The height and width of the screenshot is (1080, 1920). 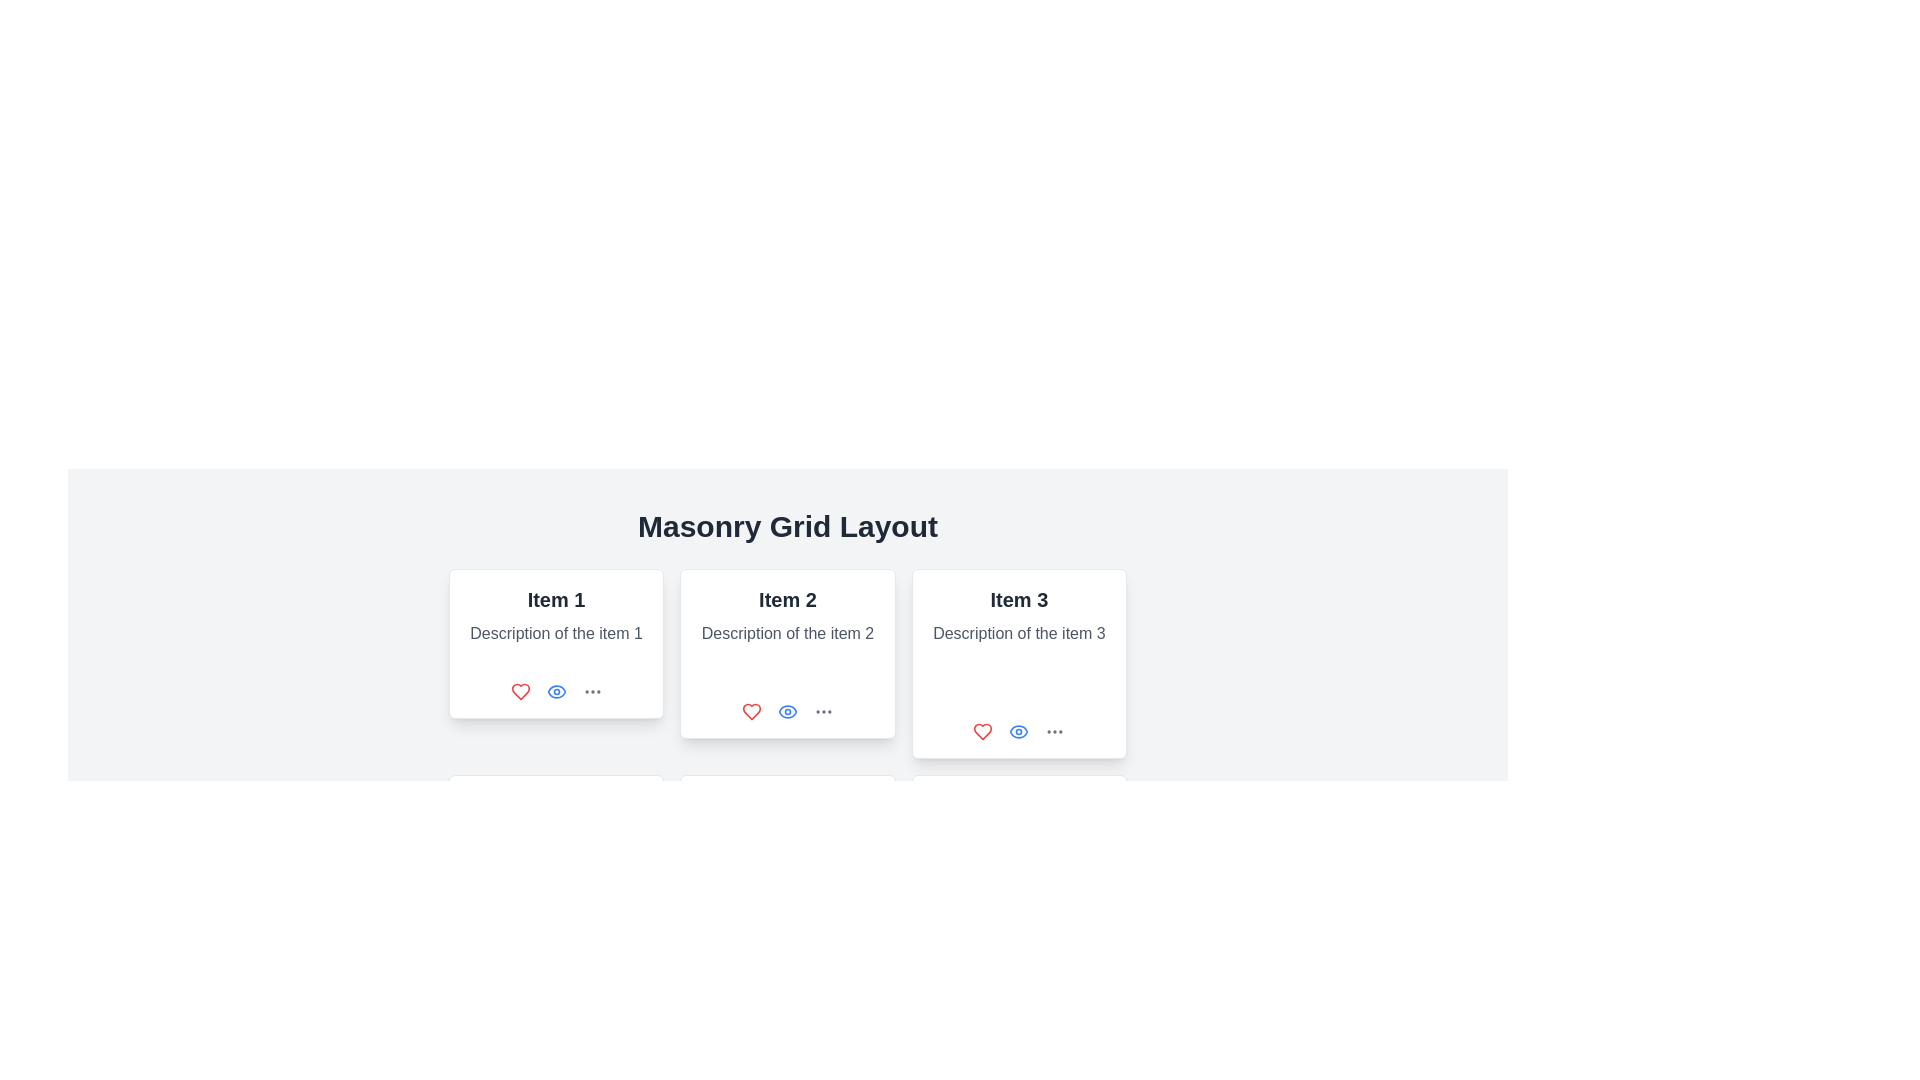 I want to click on the text display element titled 'Item 2', which is prominently styled in bold and large dark gray font, located at the top of the second tile, so click(x=786, y=599).